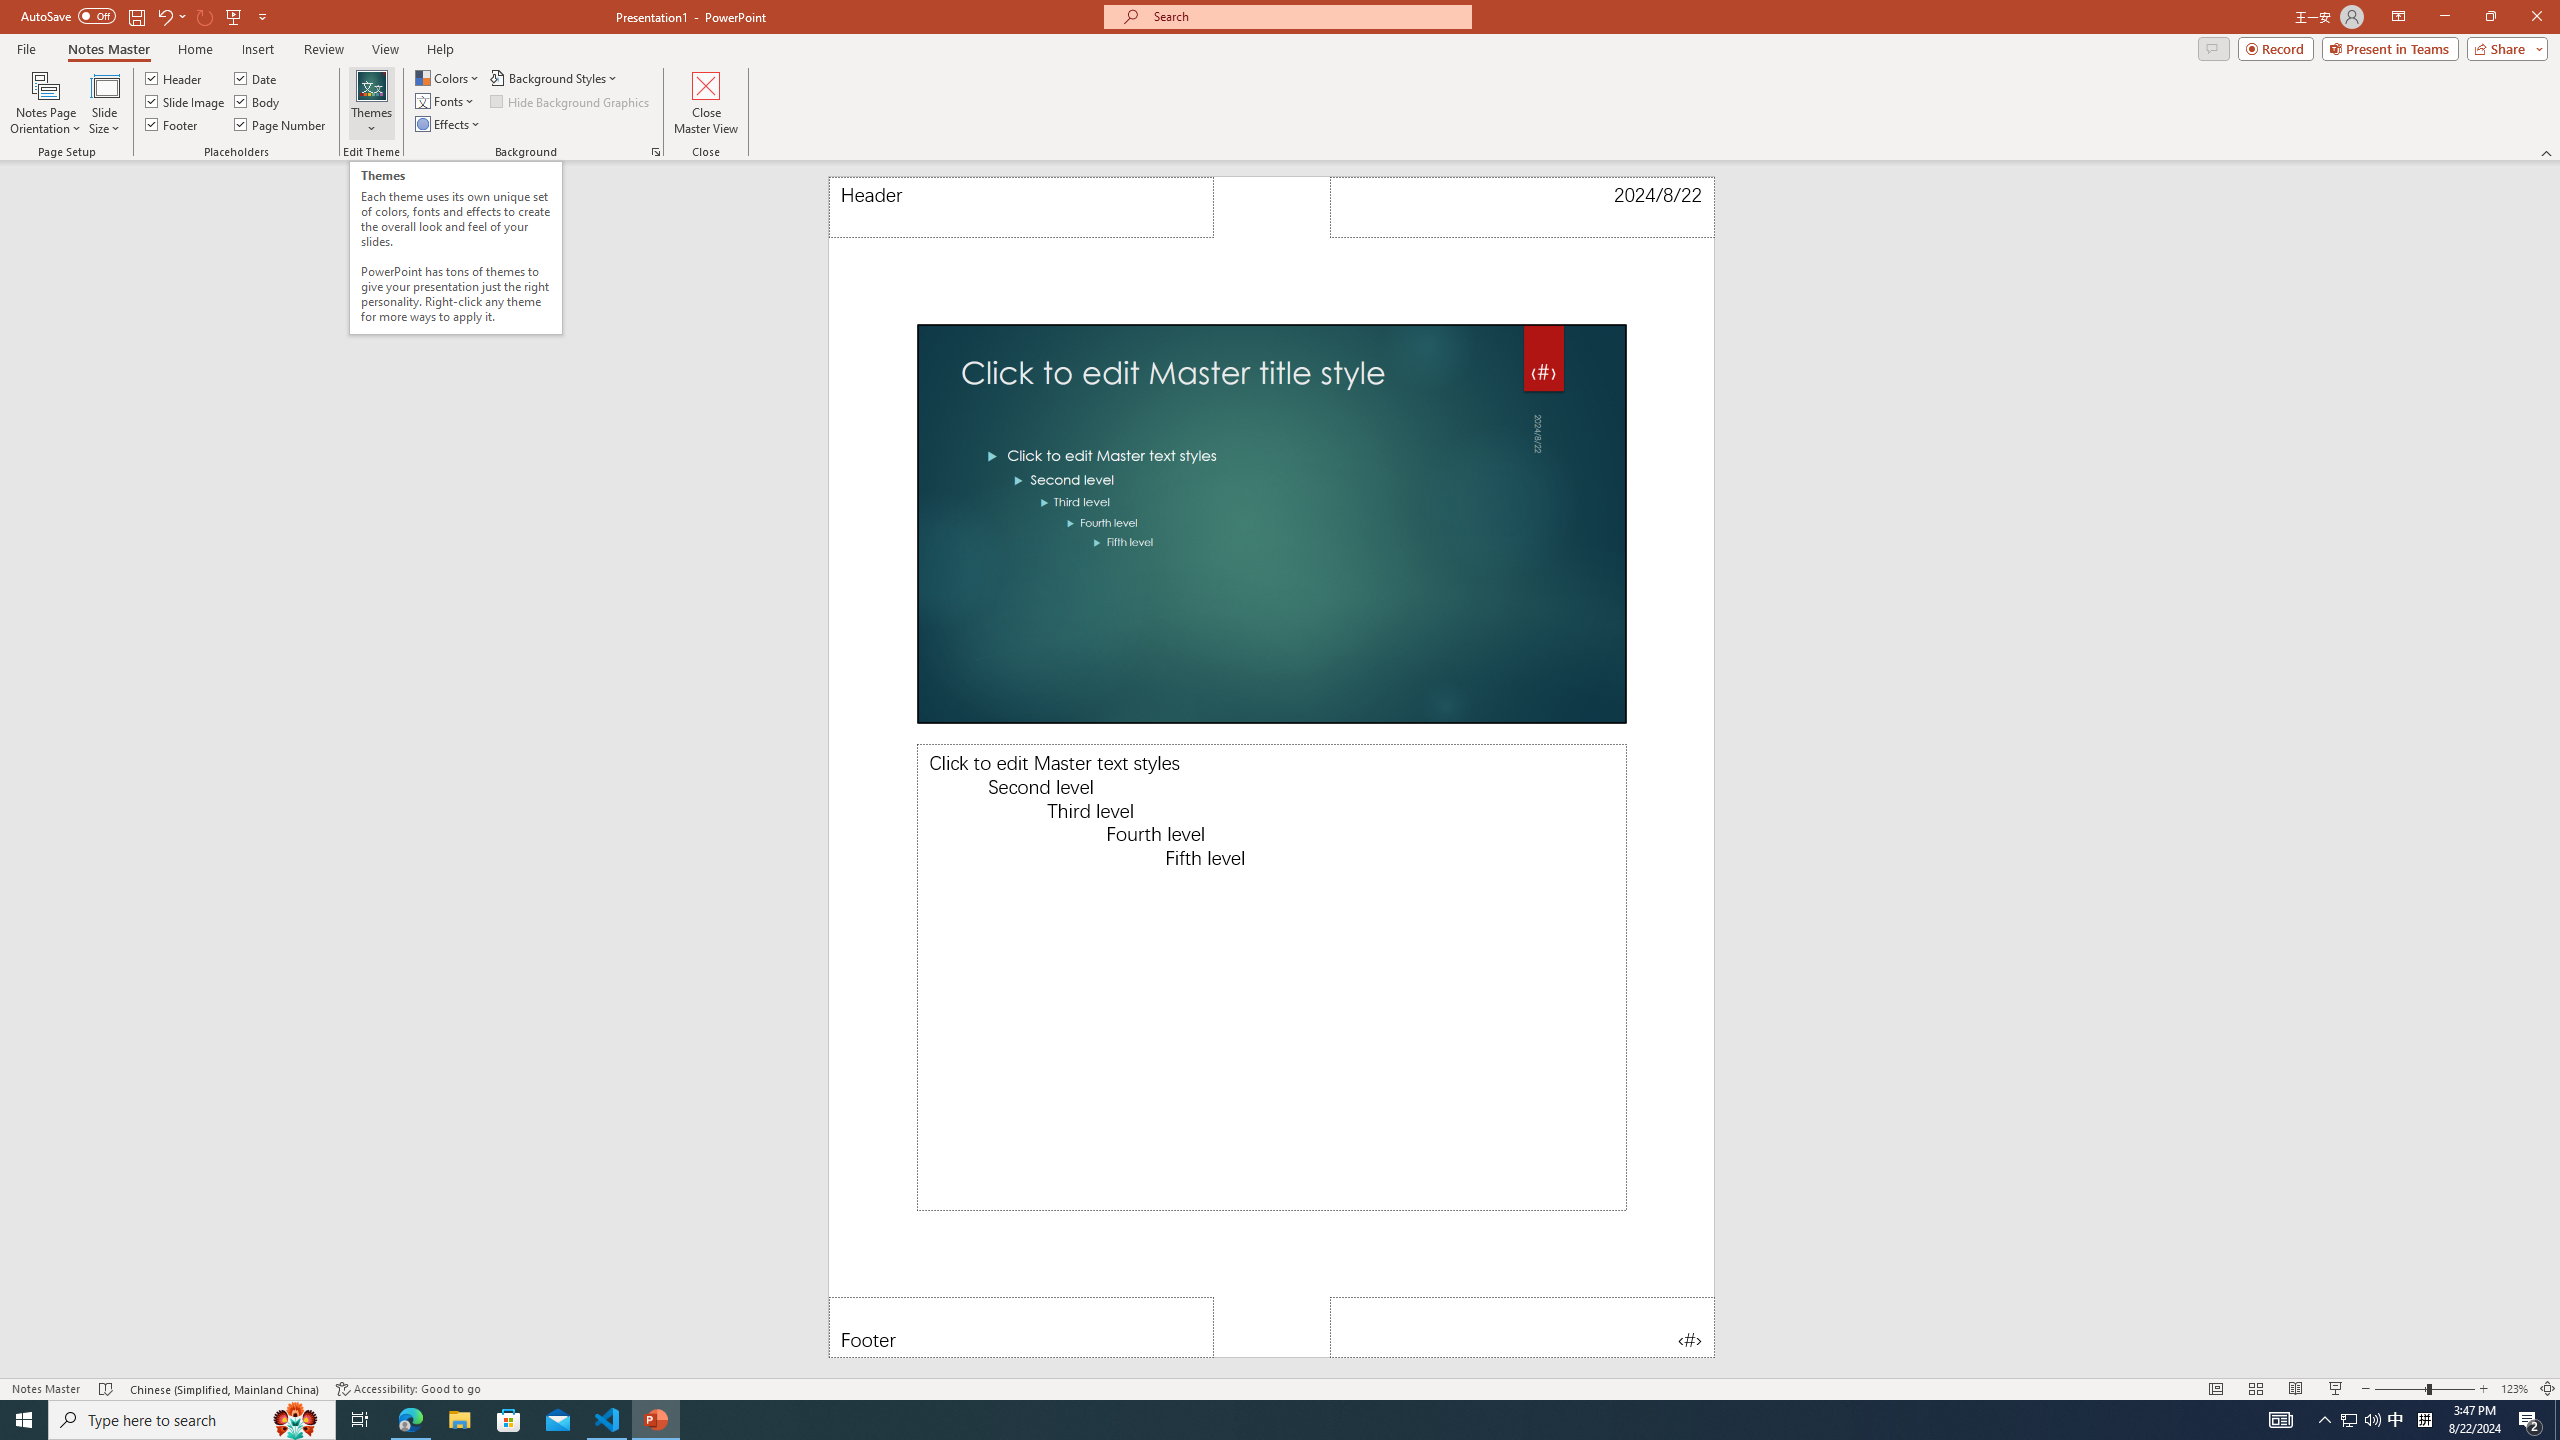 The height and width of the screenshot is (1440, 2560). Describe the element at coordinates (184, 99) in the screenshot. I see `'Slide Image'` at that location.